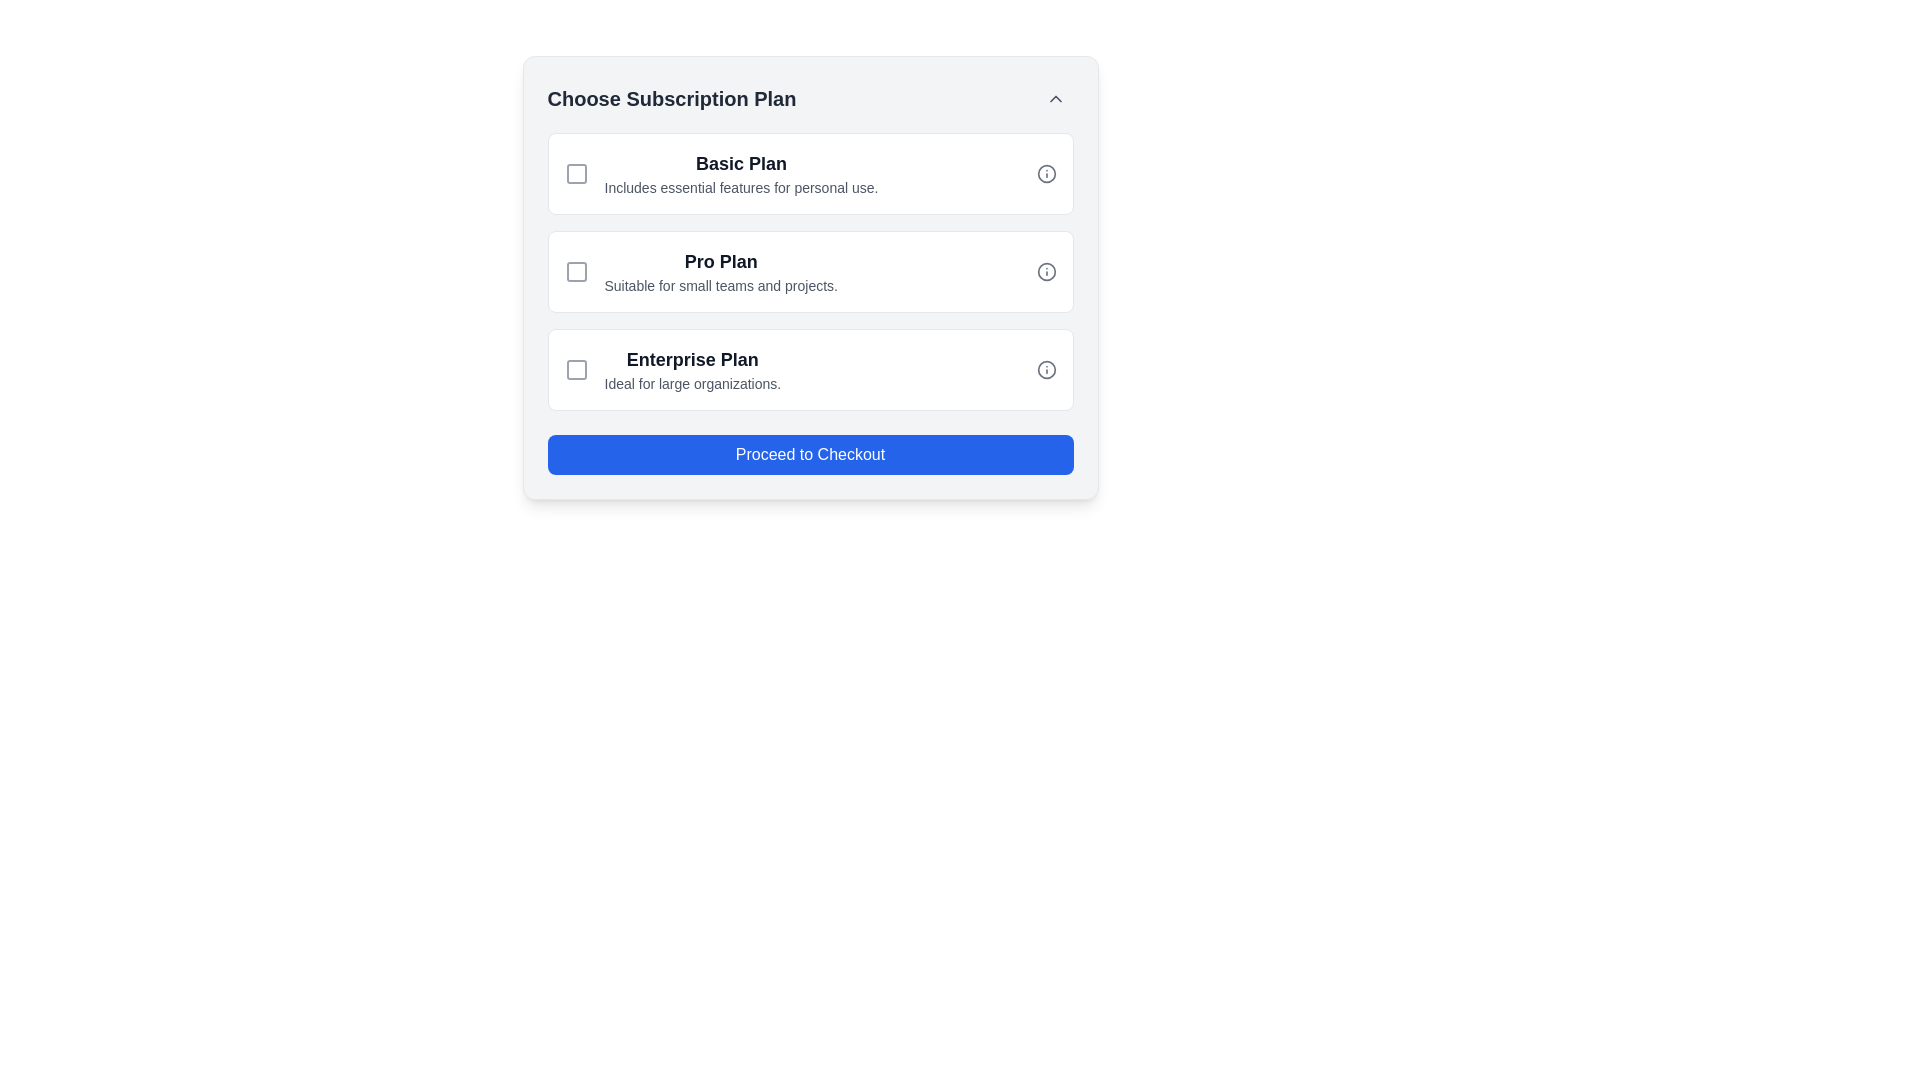  I want to click on the Information Icon located at the far right of the 'Enterprise Plan' section under the 'Choose Subscription Plan' heading, so click(1045, 370).